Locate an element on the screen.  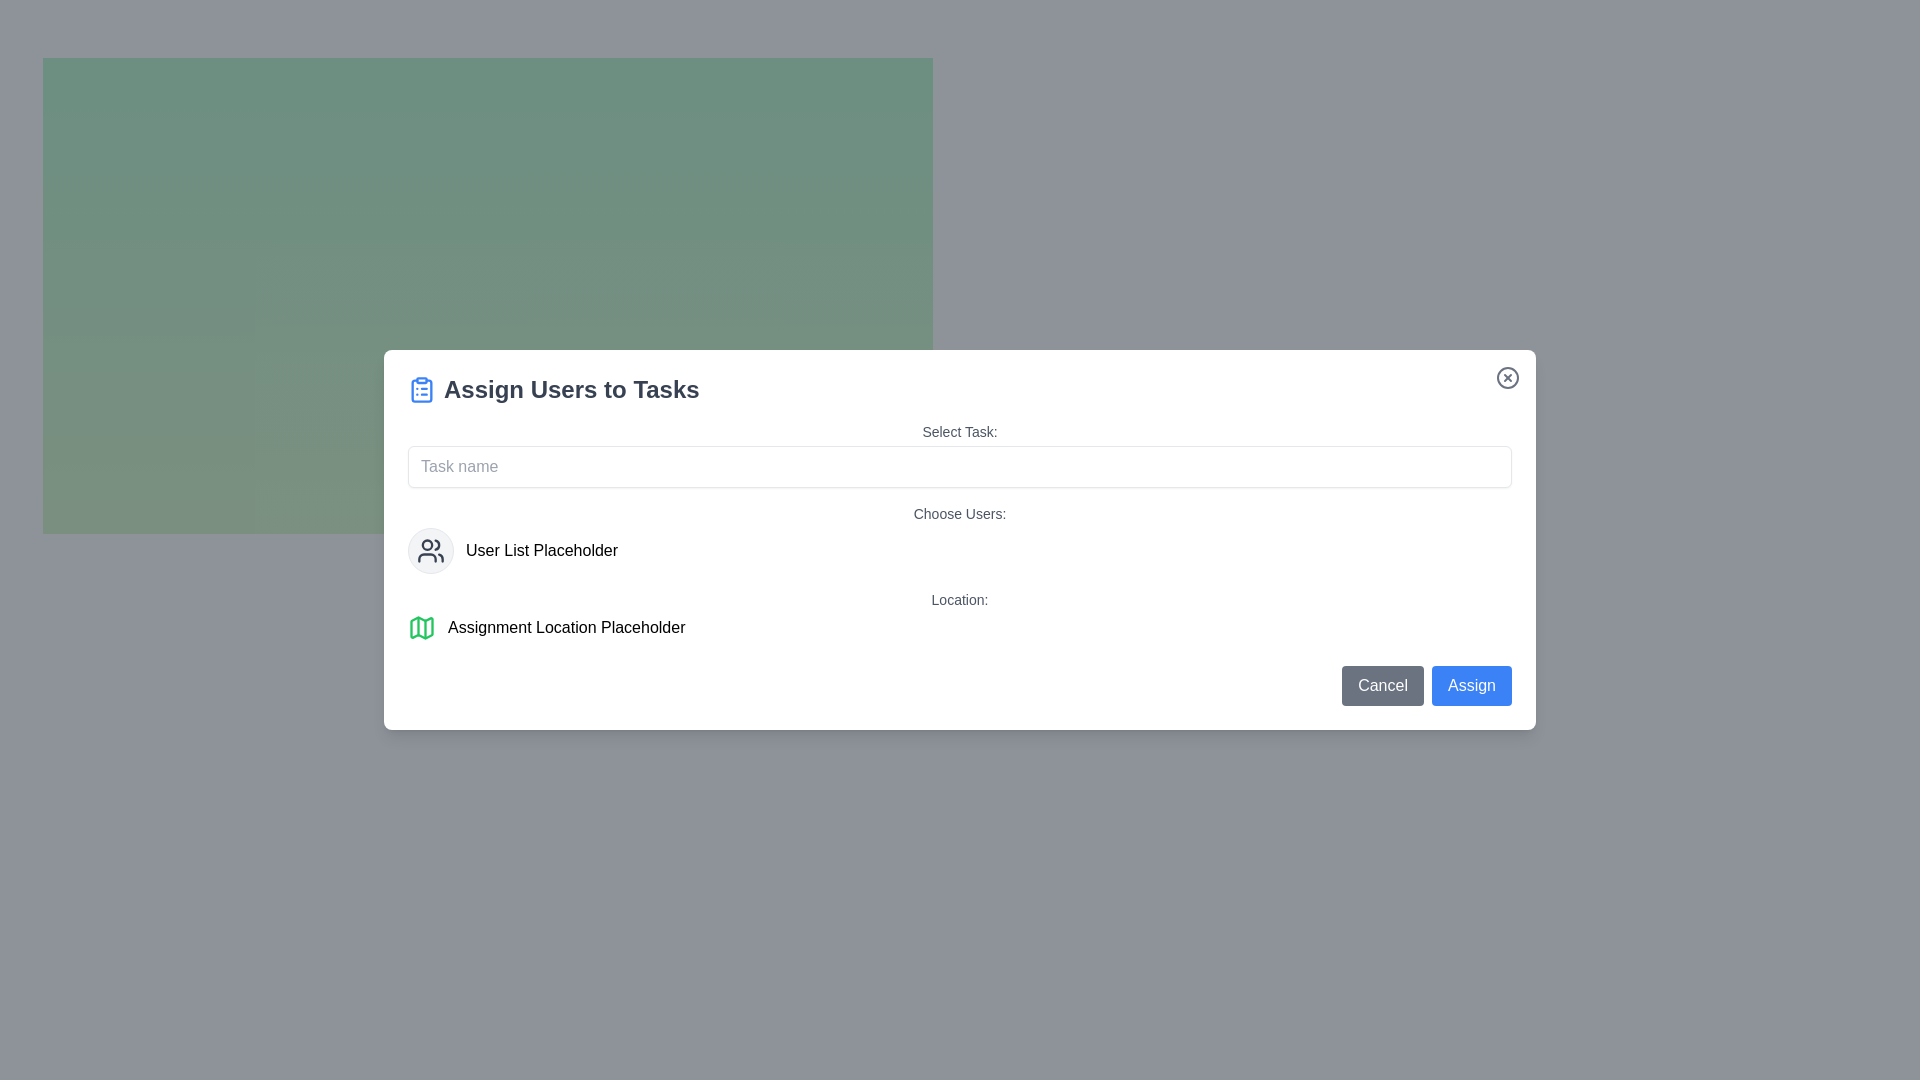
the task management feature icon located to the left of the 'Assign Users to Tasks' text in the header area is located at coordinates (421, 389).